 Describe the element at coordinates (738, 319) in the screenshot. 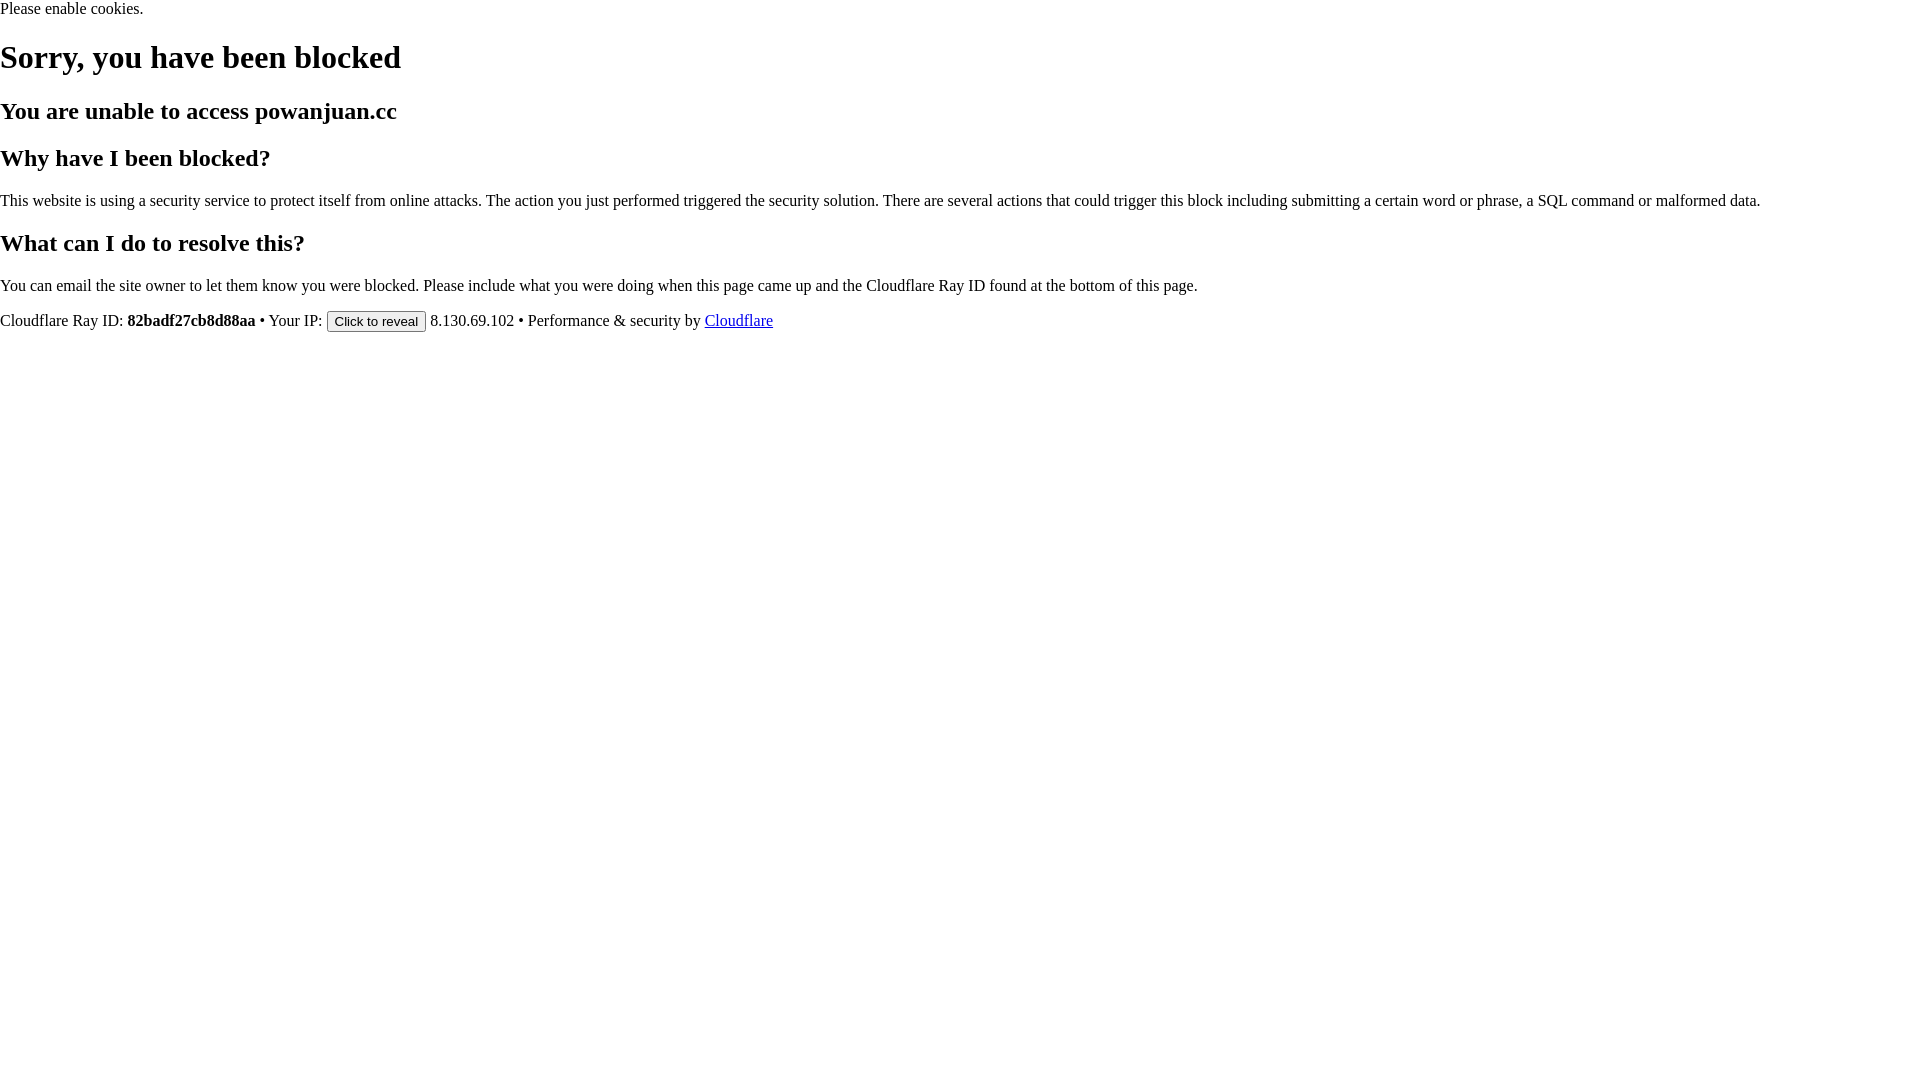

I see `'Cloudflare'` at that location.